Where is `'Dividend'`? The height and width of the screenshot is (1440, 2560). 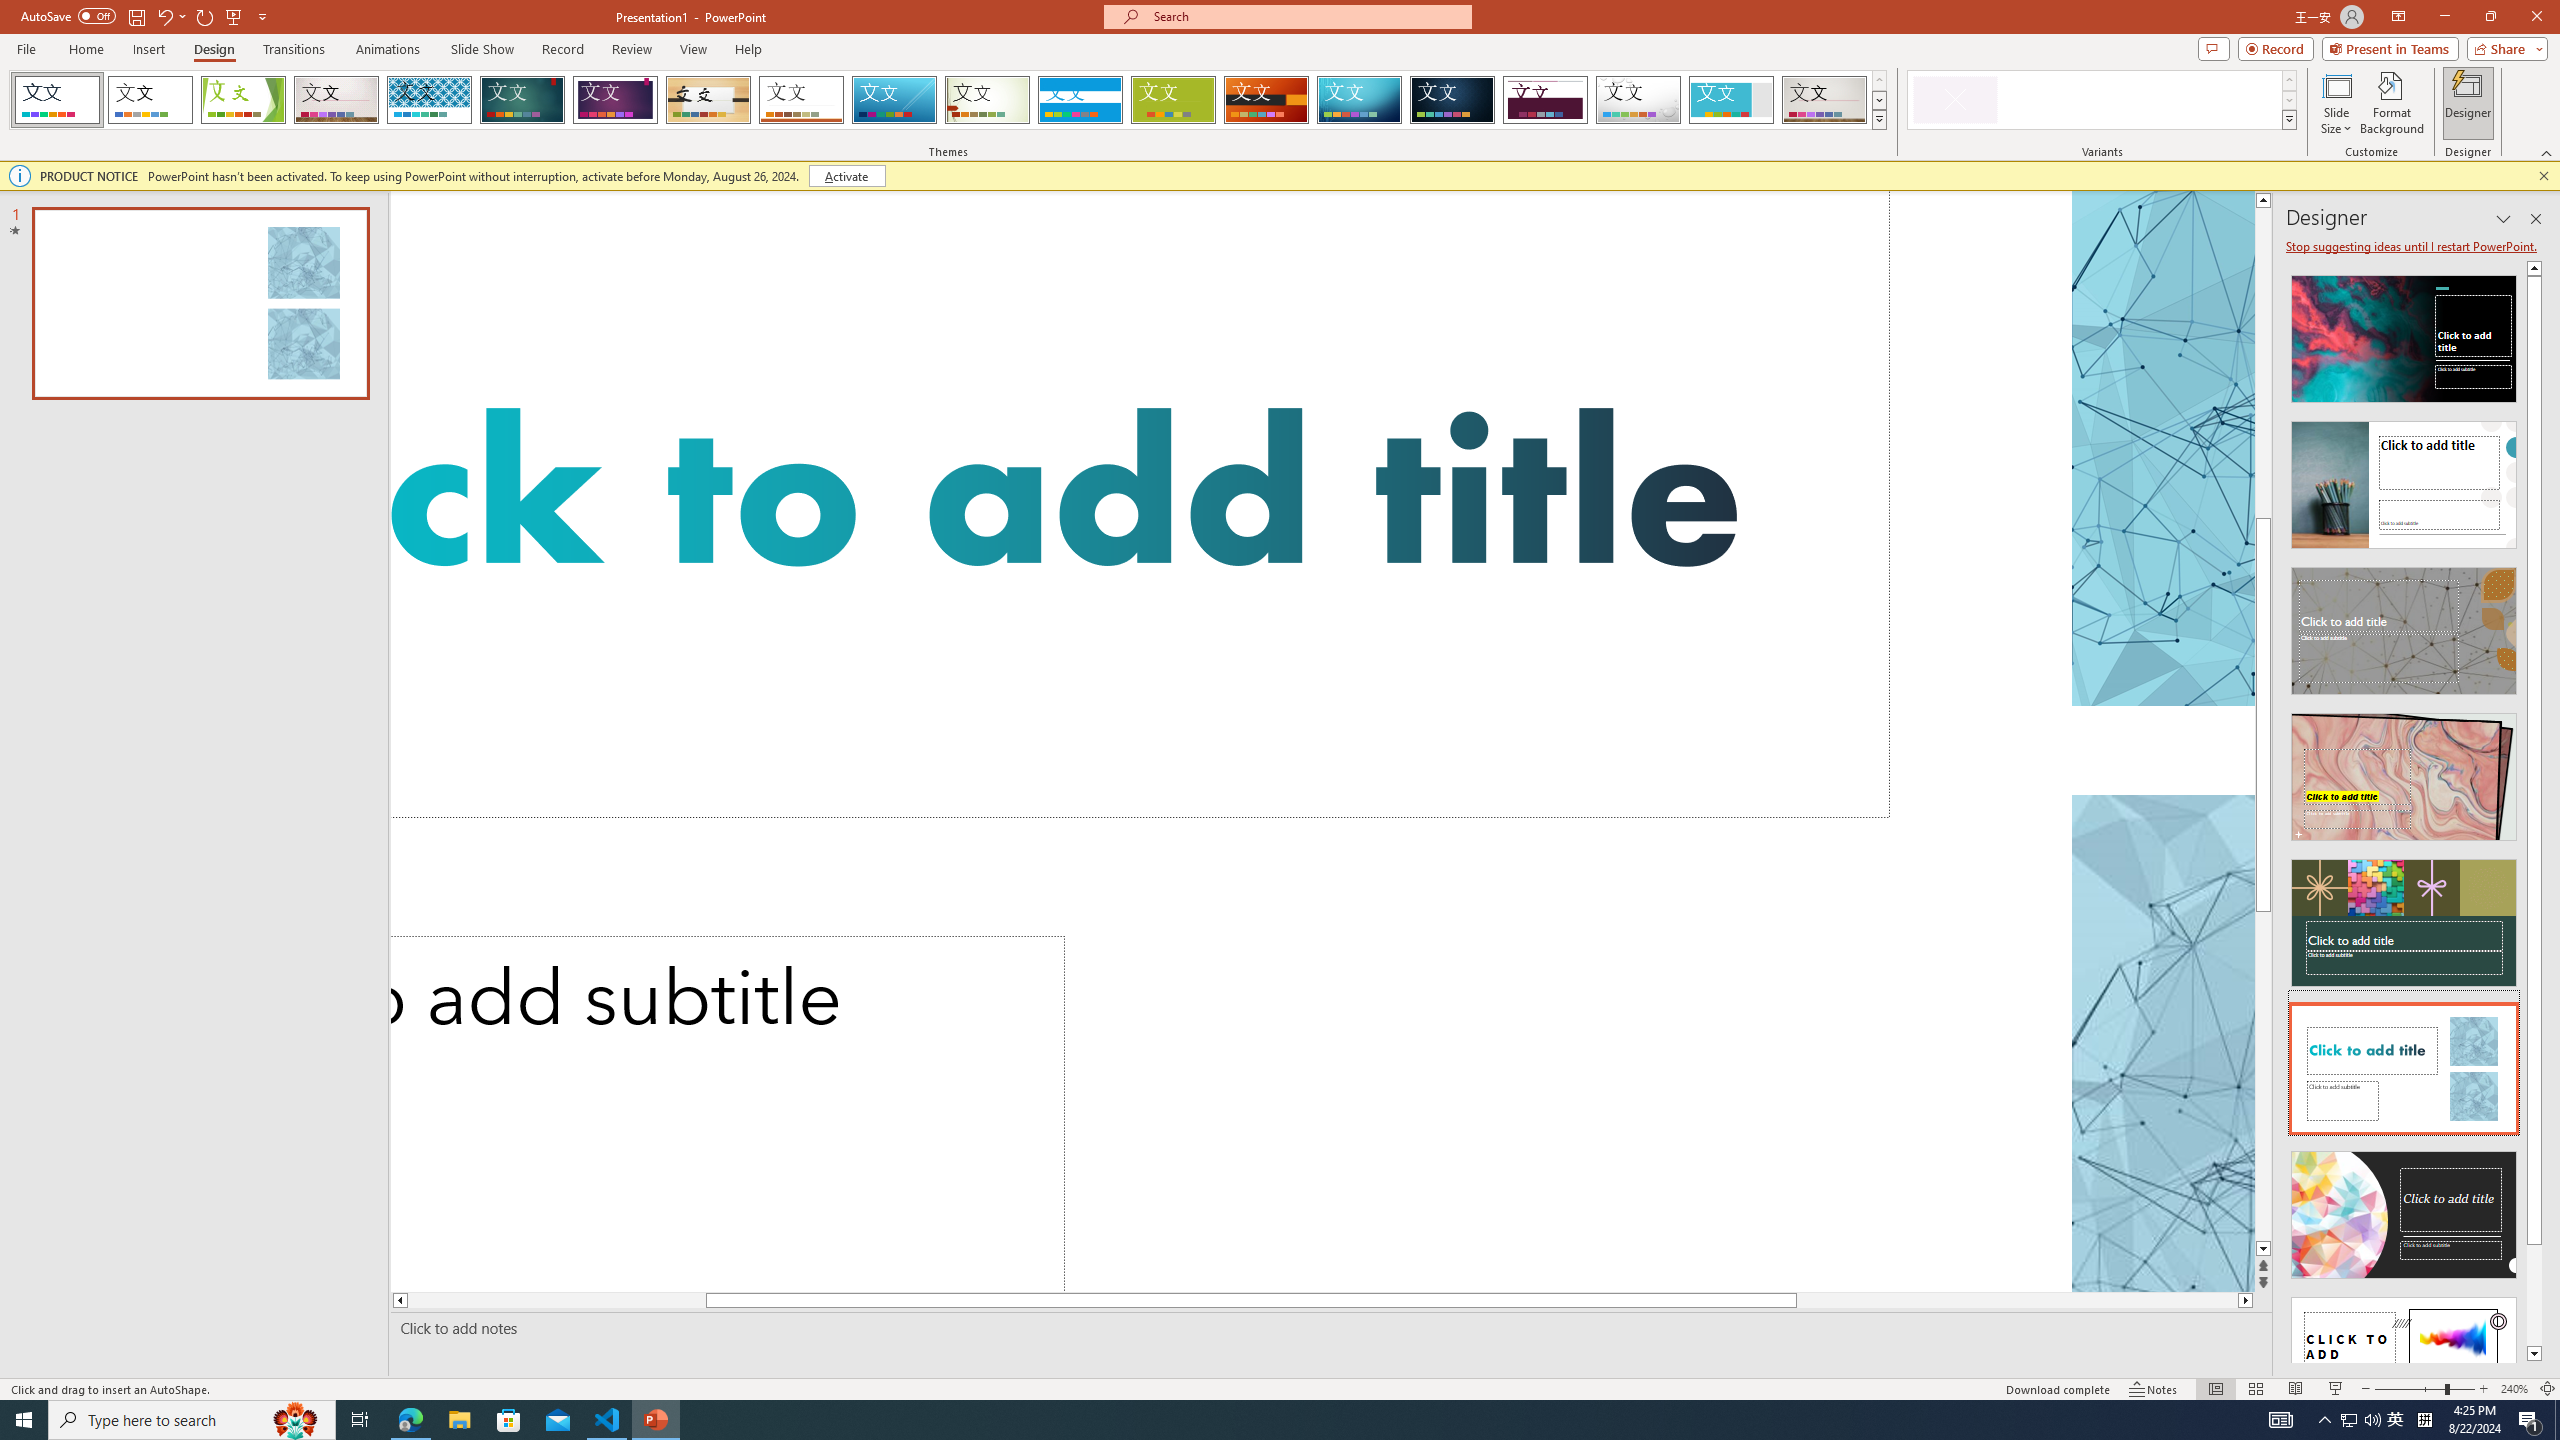
'Dividend' is located at coordinates (1545, 99).